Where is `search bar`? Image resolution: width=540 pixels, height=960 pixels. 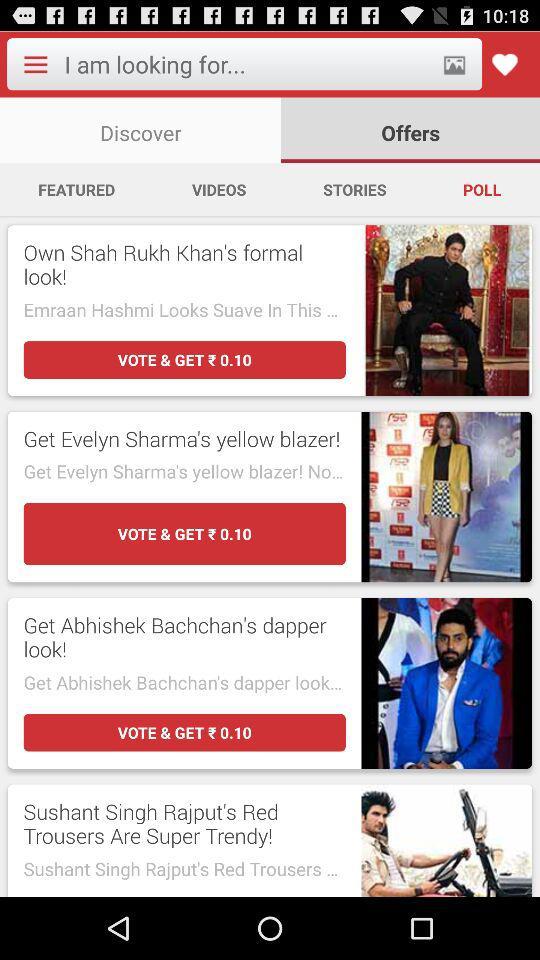
search bar is located at coordinates (247, 64).